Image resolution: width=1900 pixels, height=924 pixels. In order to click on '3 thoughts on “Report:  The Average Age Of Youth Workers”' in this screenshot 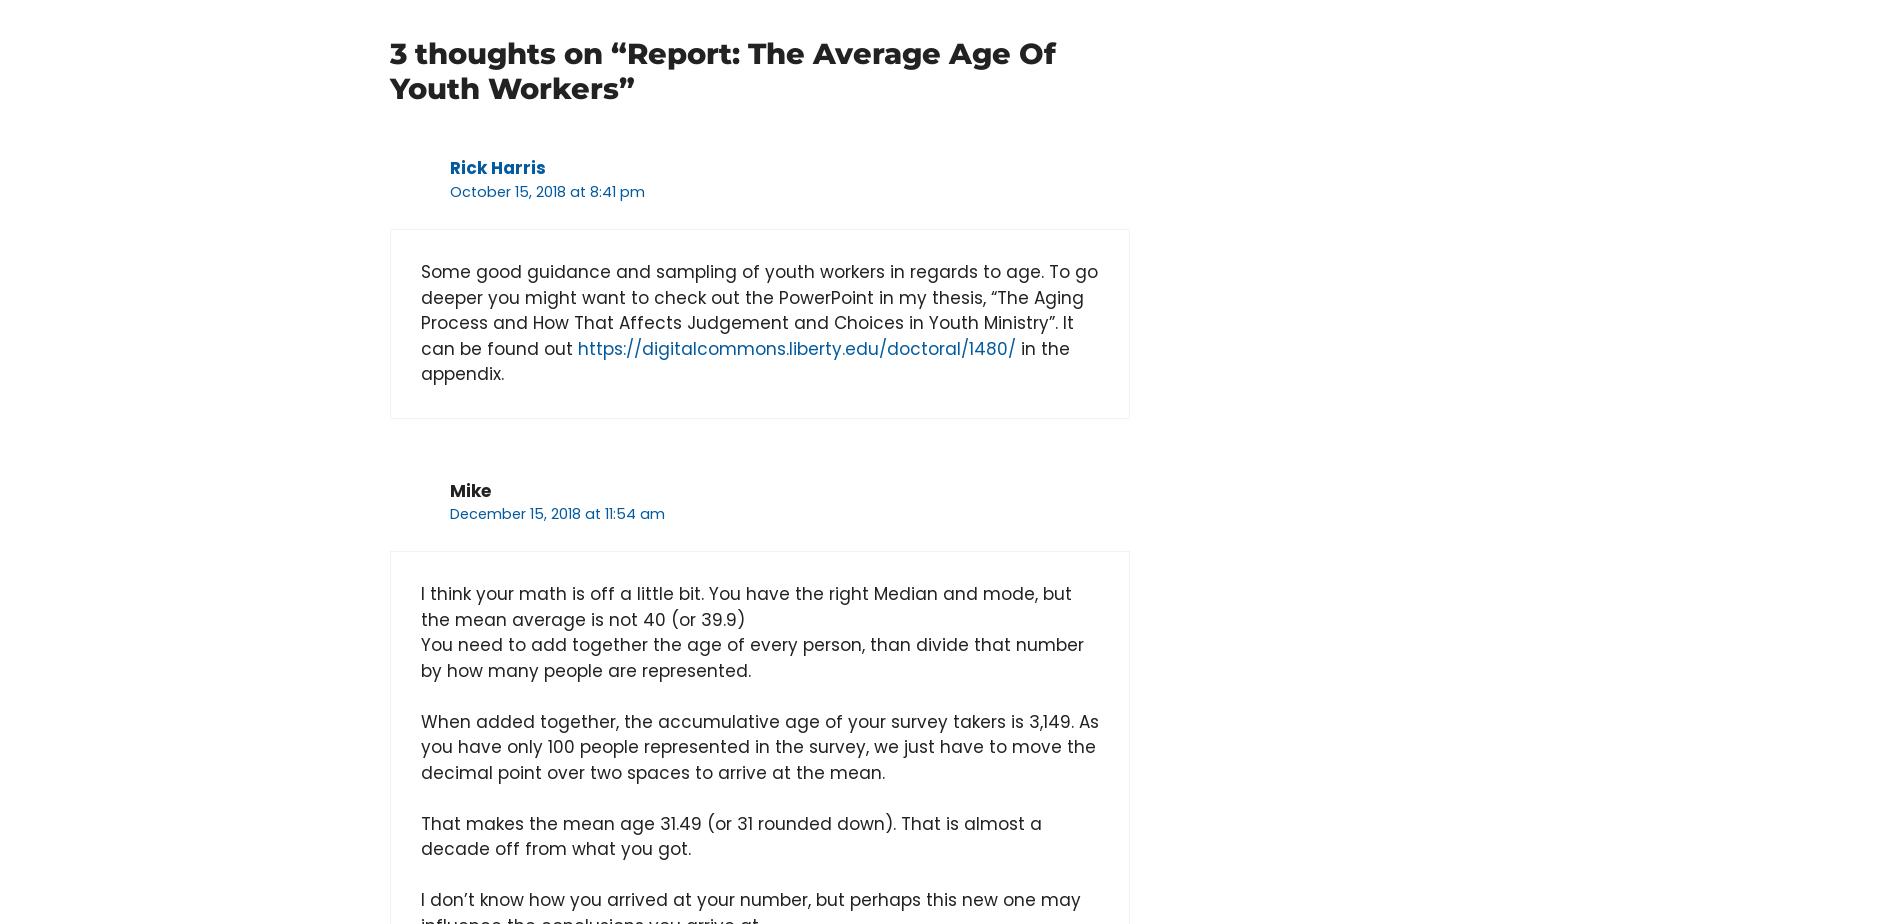, I will do `click(721, 70)`.